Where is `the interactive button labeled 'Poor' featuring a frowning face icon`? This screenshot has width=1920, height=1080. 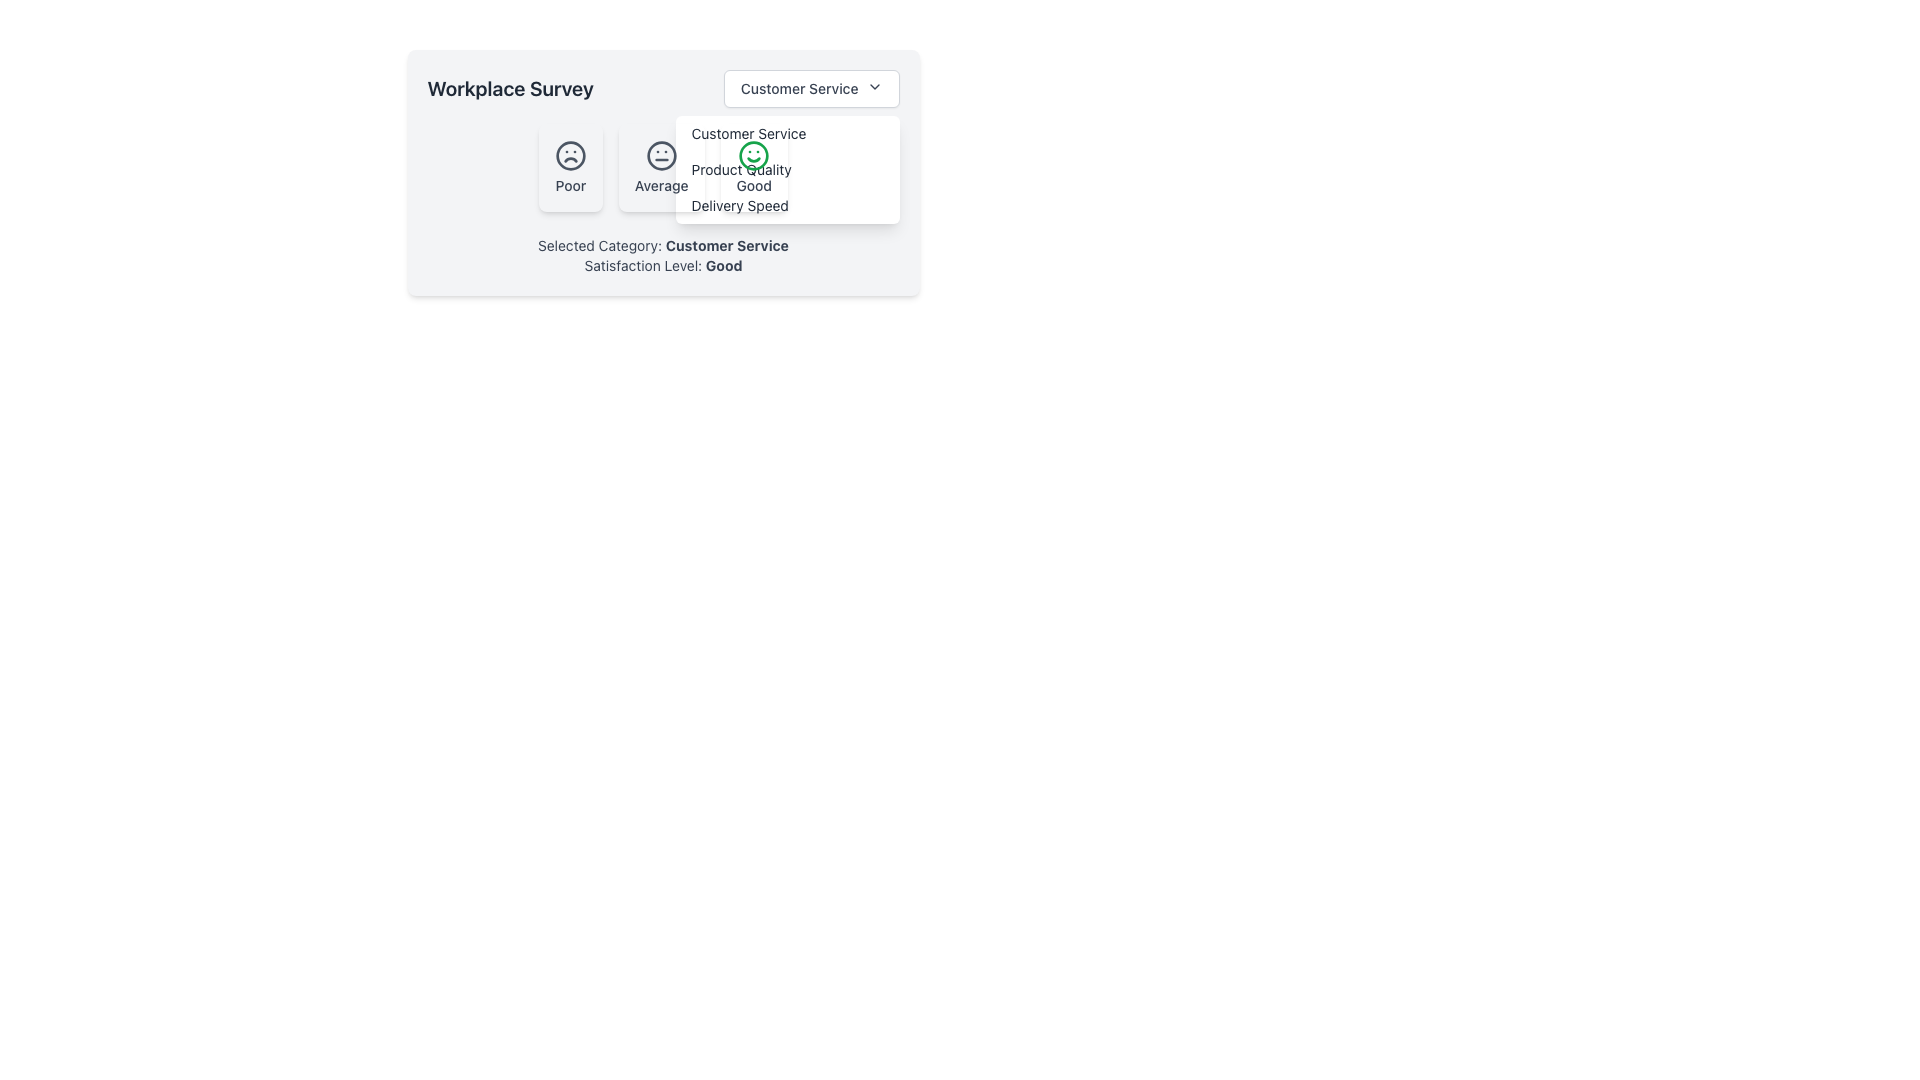
the interactive button labeled 'Poor' featuring a frowning face icon is located at coordinates (570, 167).